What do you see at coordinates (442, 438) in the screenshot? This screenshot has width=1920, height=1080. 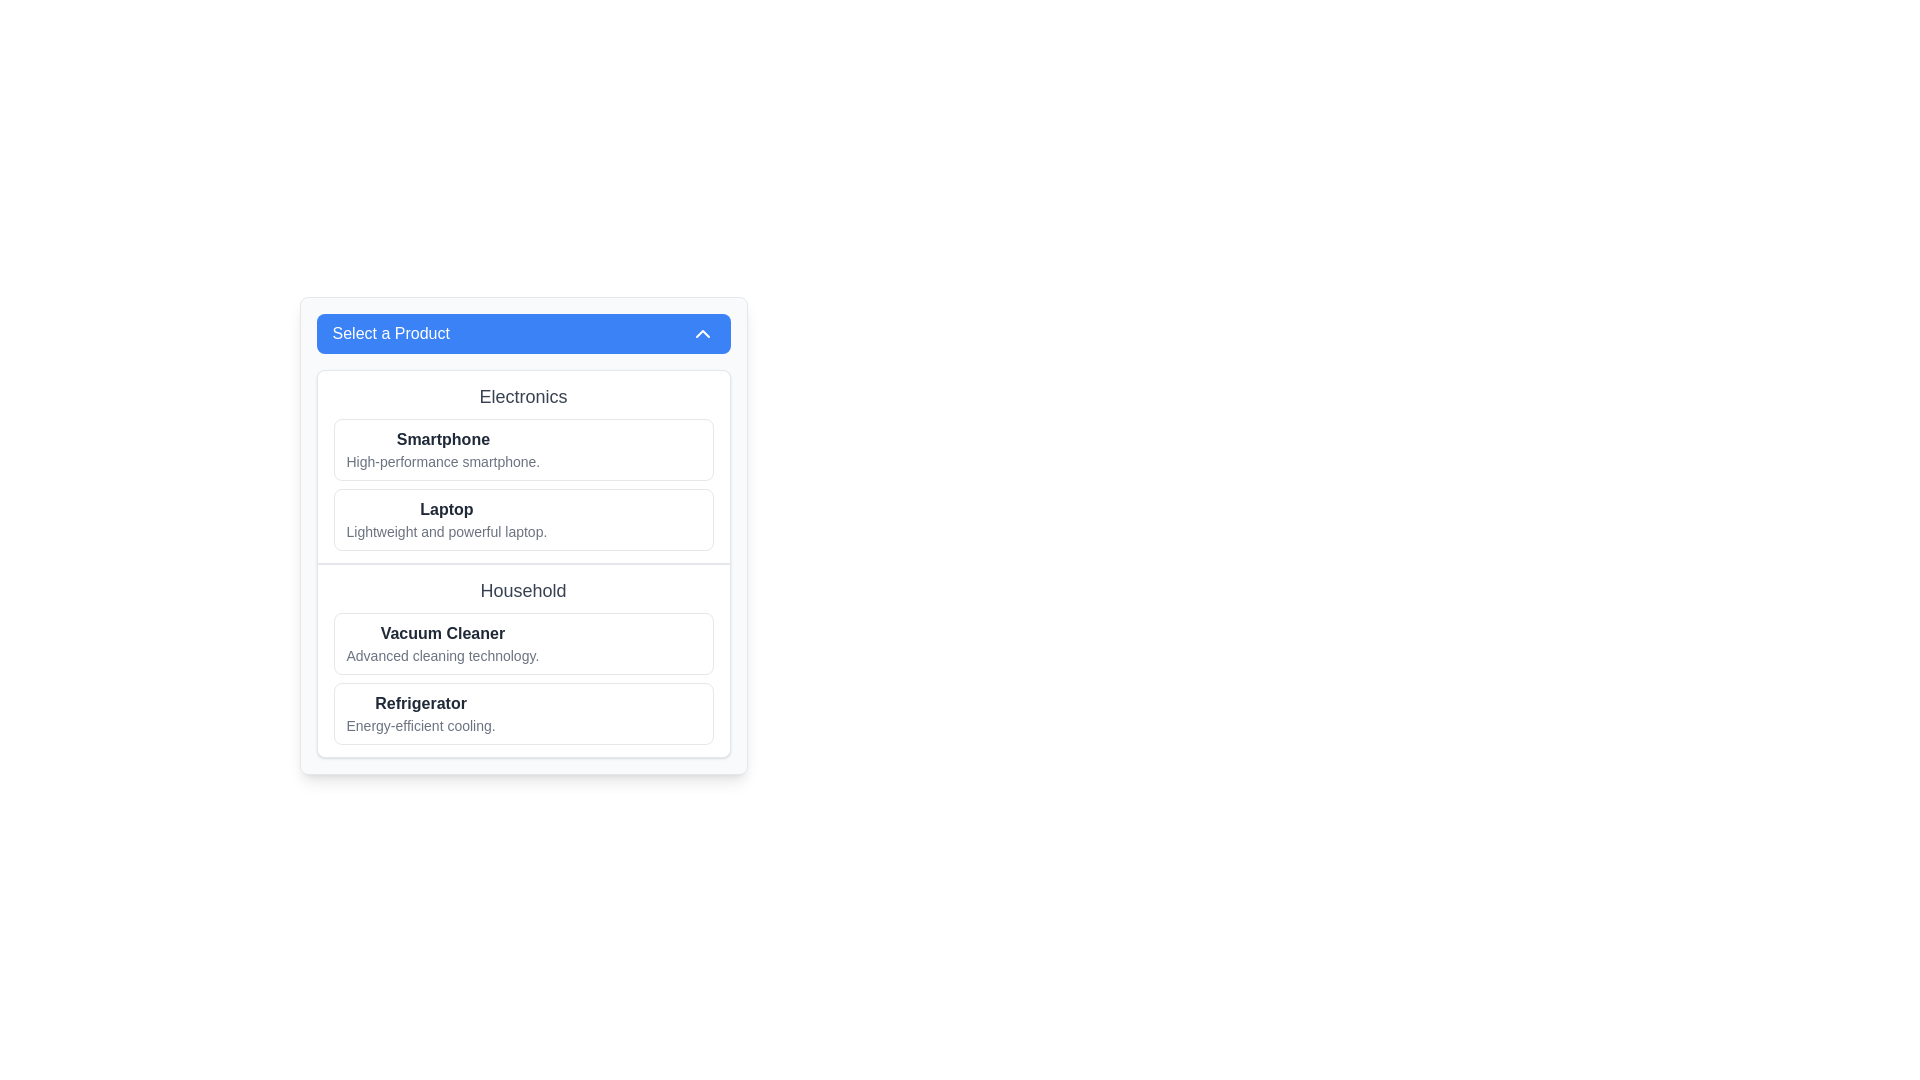 I see `the header label indicating the product category 'Smartphone', which is positioned above the descriptive text in the 'Electronics' section` at bounding box center [442, 438].